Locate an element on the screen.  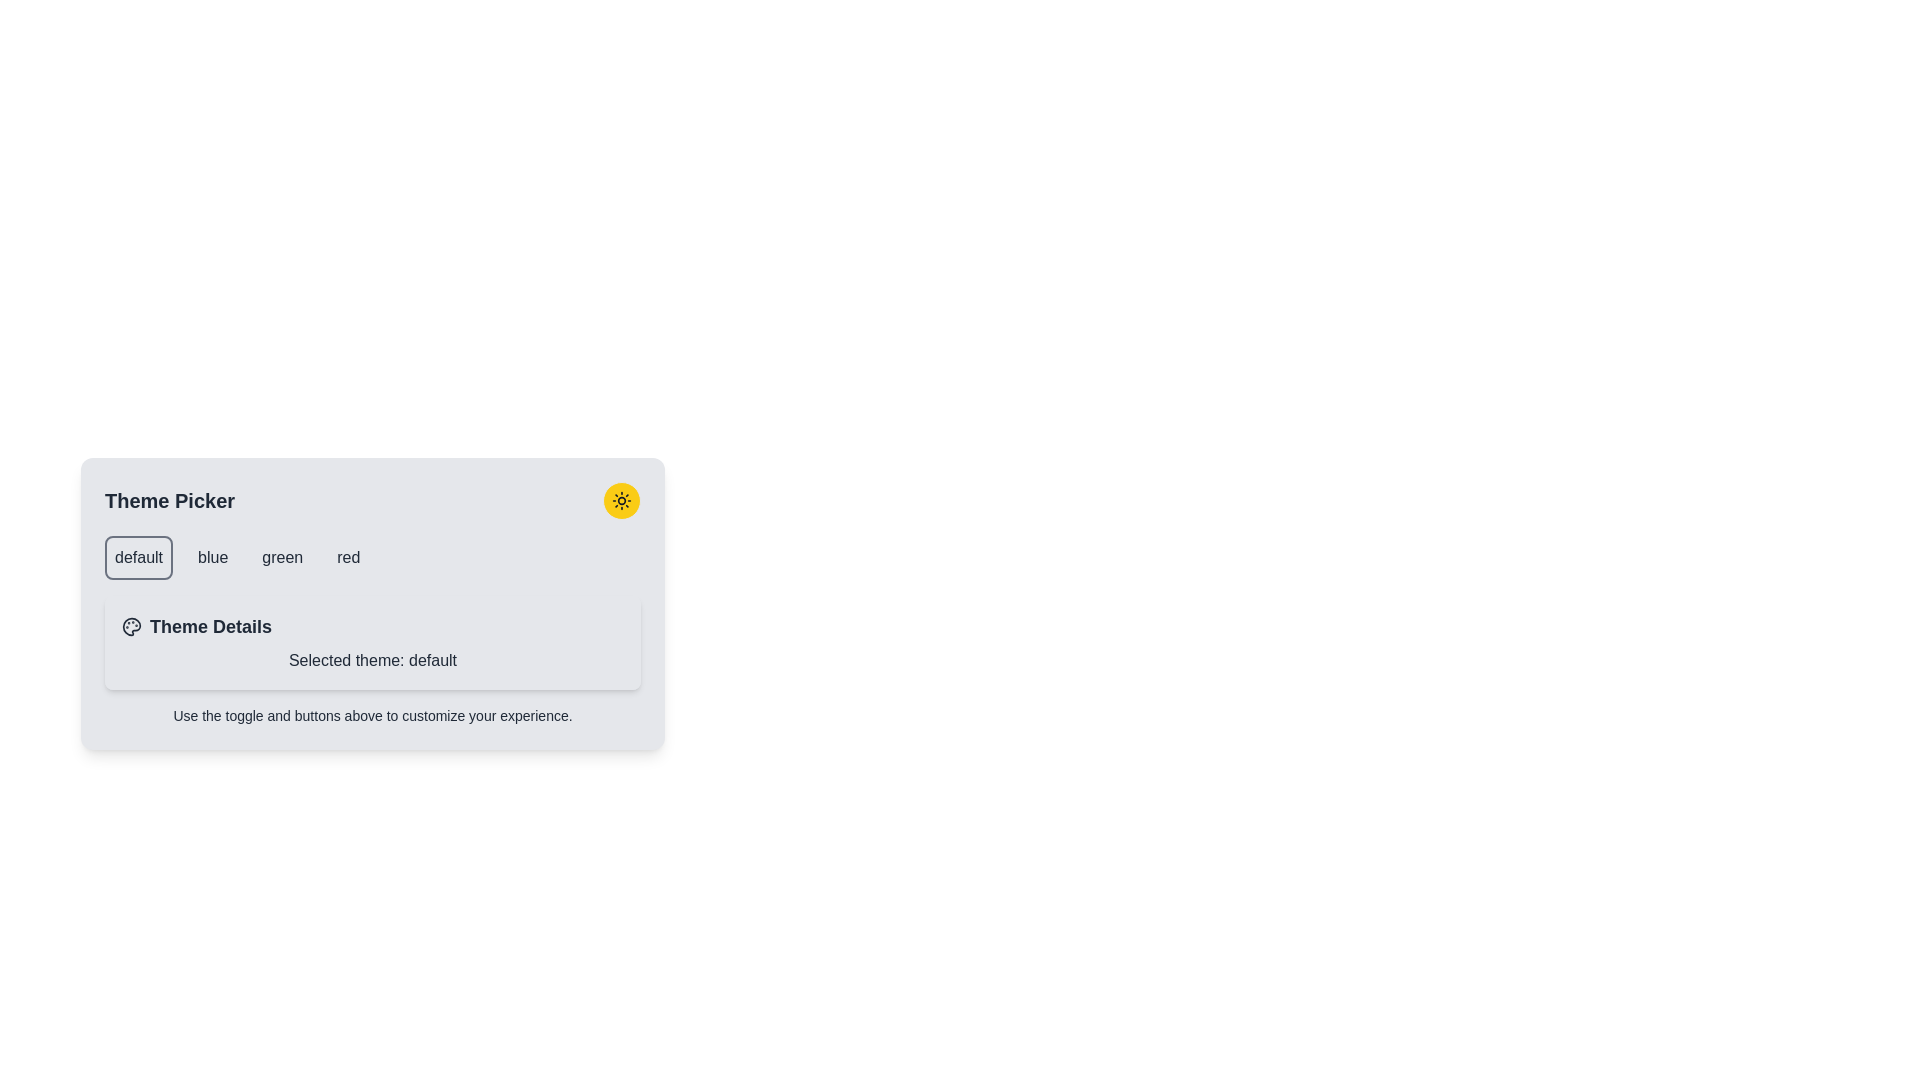
the button in the 'Theme Picker' group is located at coordinates (373, 558).